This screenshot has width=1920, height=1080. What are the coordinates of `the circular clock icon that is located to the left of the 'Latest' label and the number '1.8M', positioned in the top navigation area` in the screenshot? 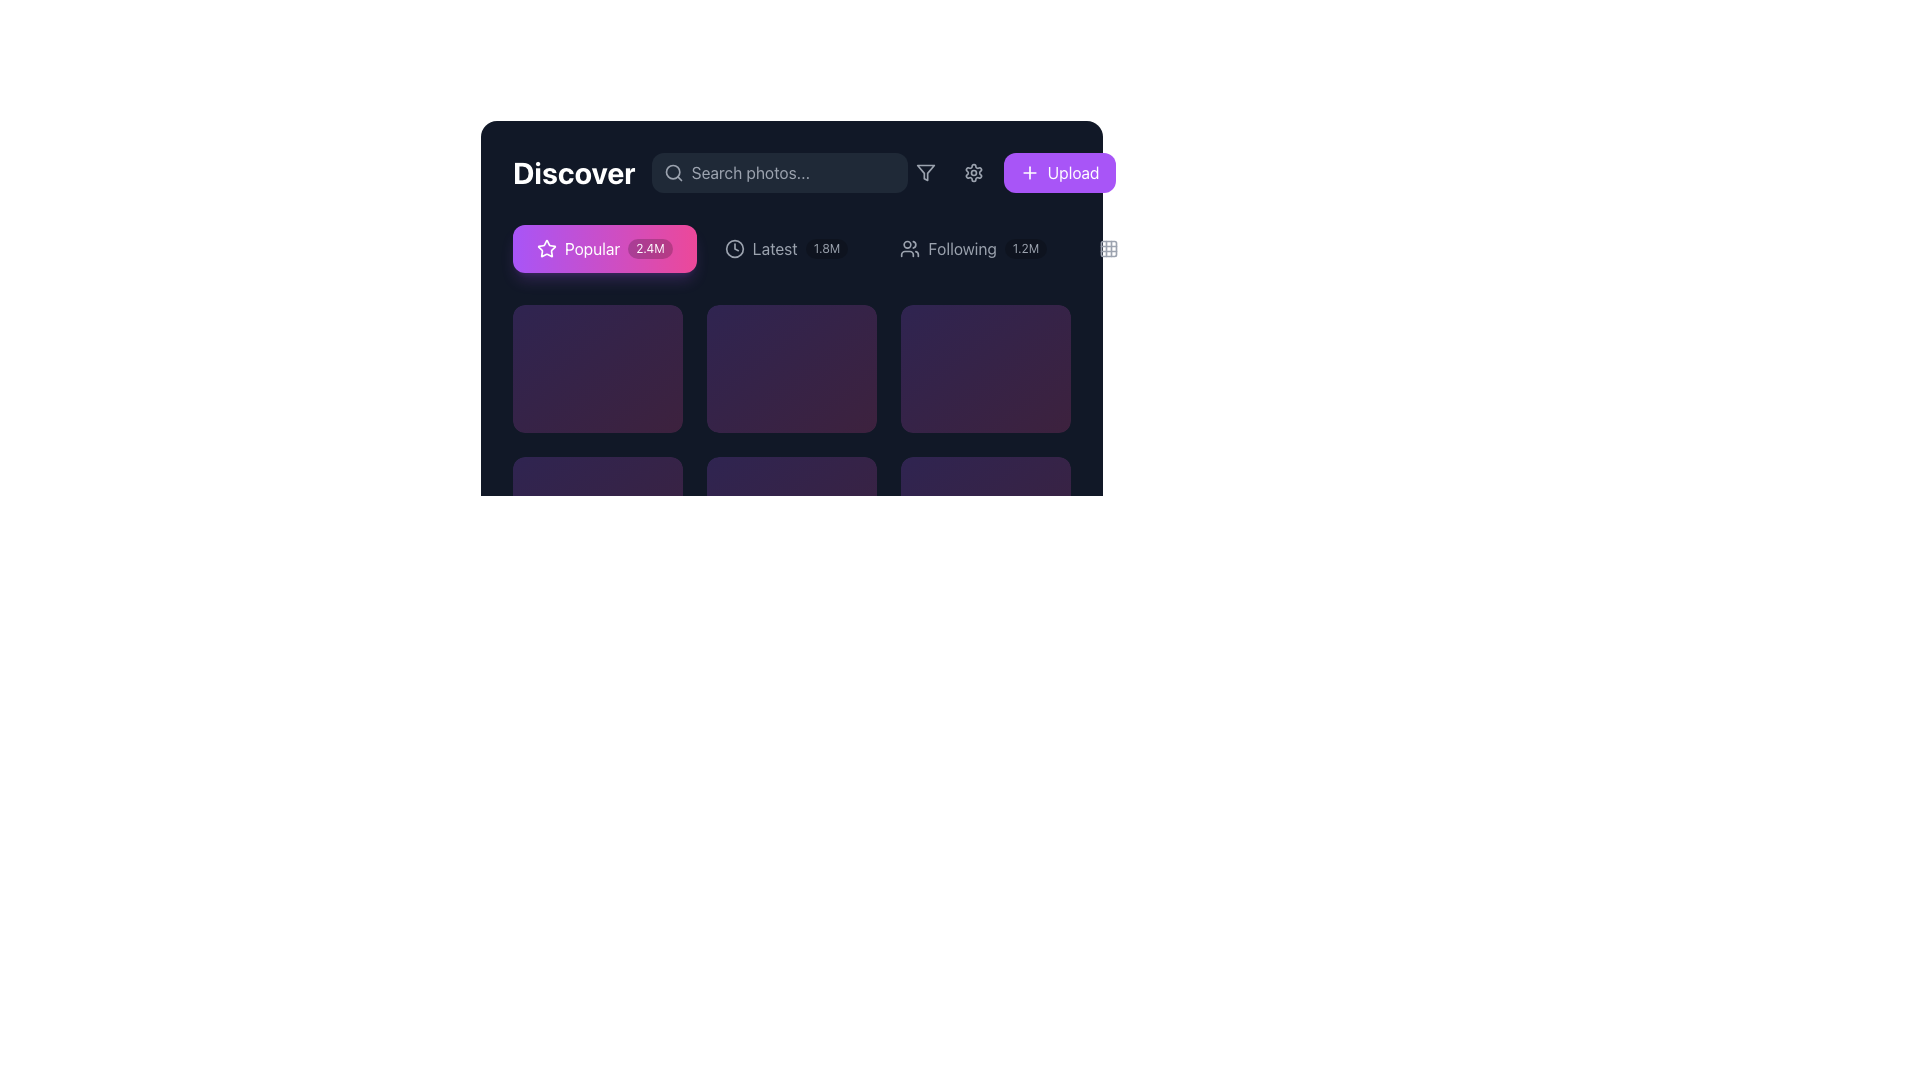 It's located at (733, 248).